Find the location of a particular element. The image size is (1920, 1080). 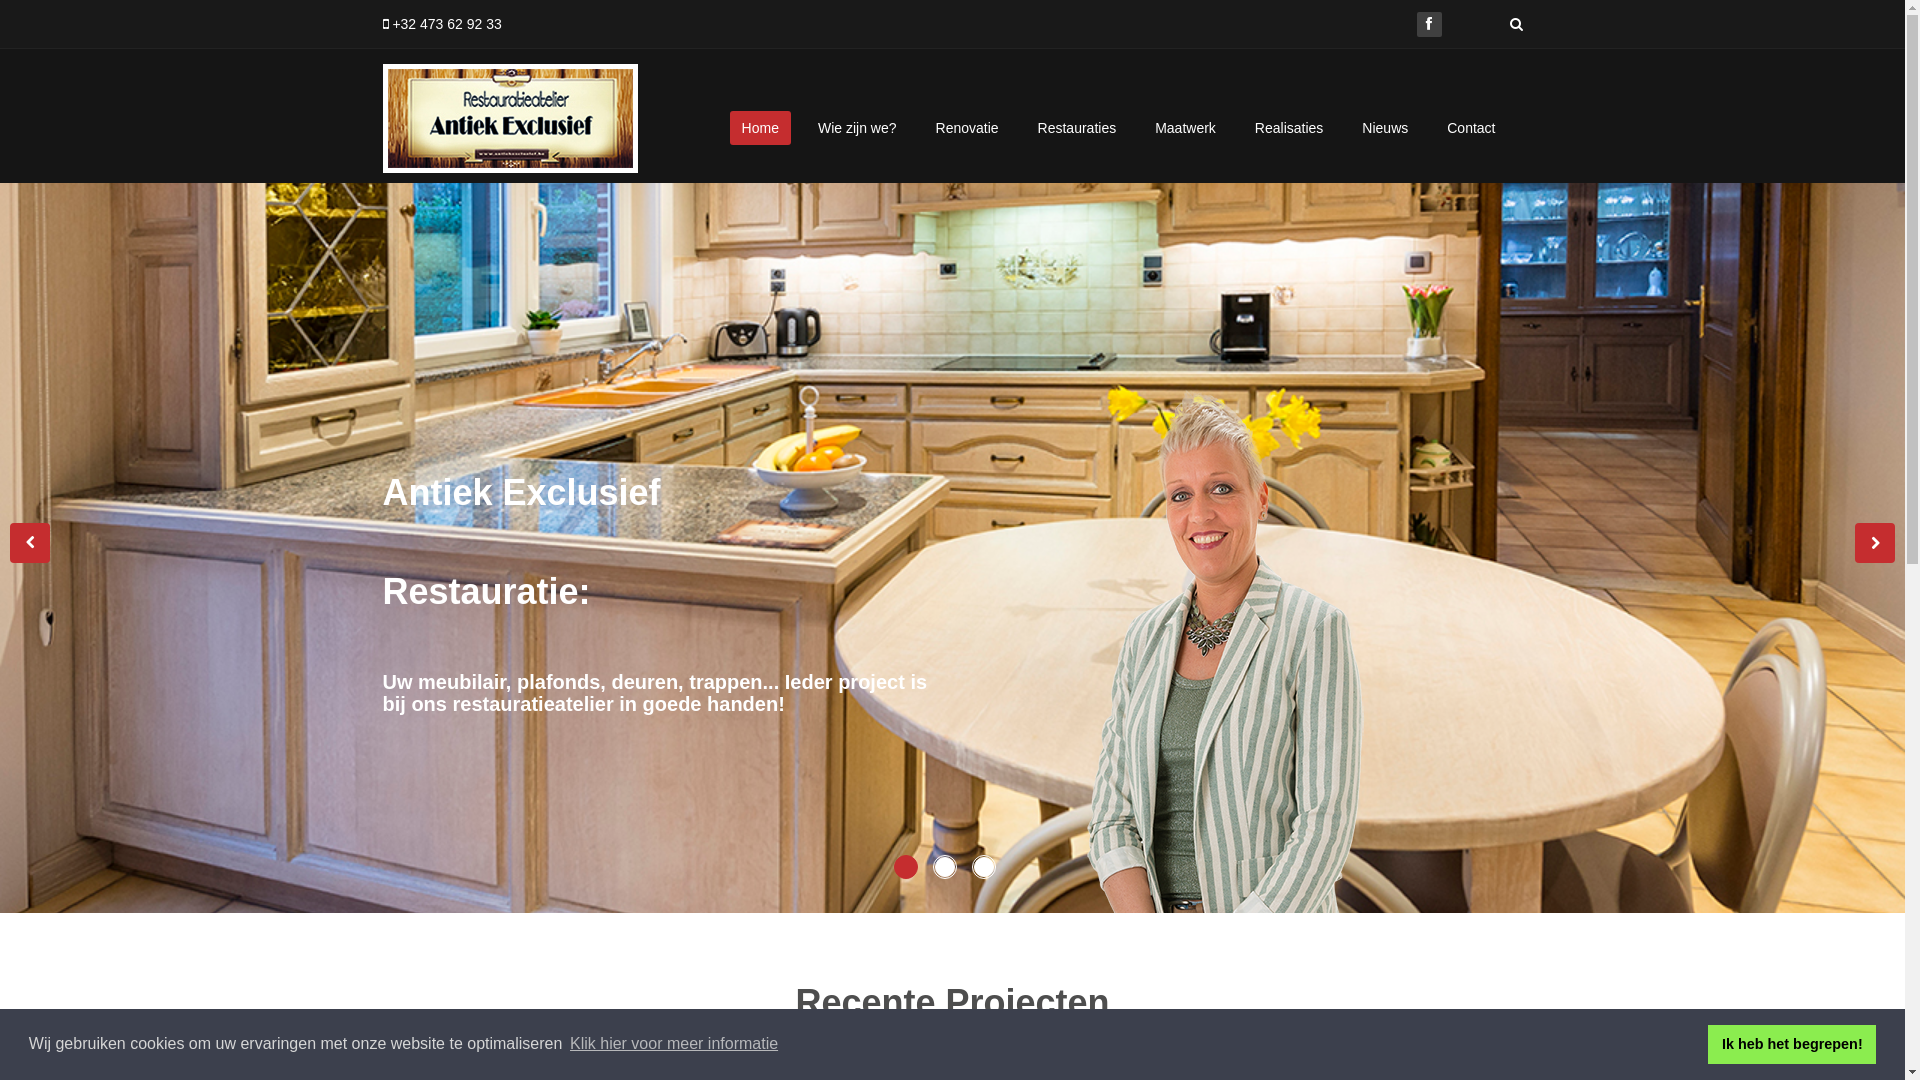

'Ik heb het begrepen!' is located at coordinates (1791, 1043).